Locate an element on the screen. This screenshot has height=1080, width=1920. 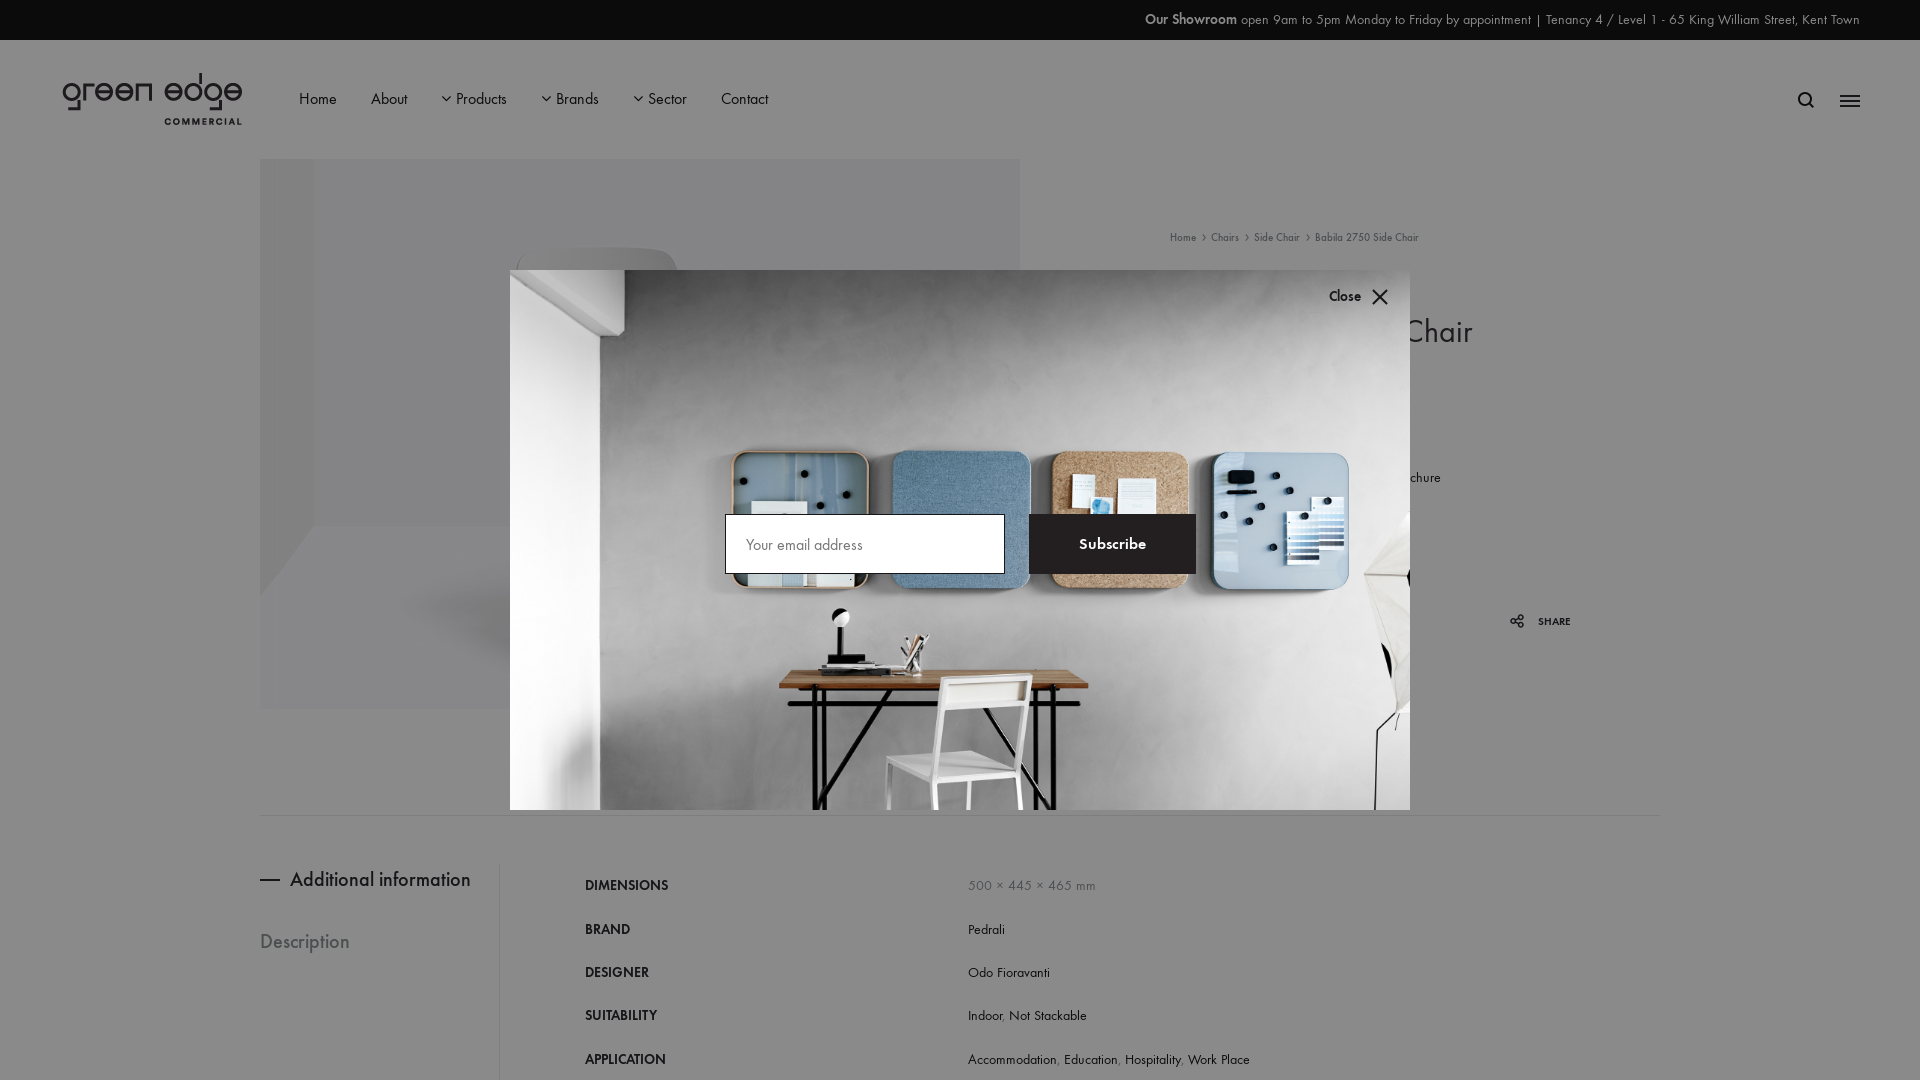
'Chairs' is located at coordinates (1209, 236).